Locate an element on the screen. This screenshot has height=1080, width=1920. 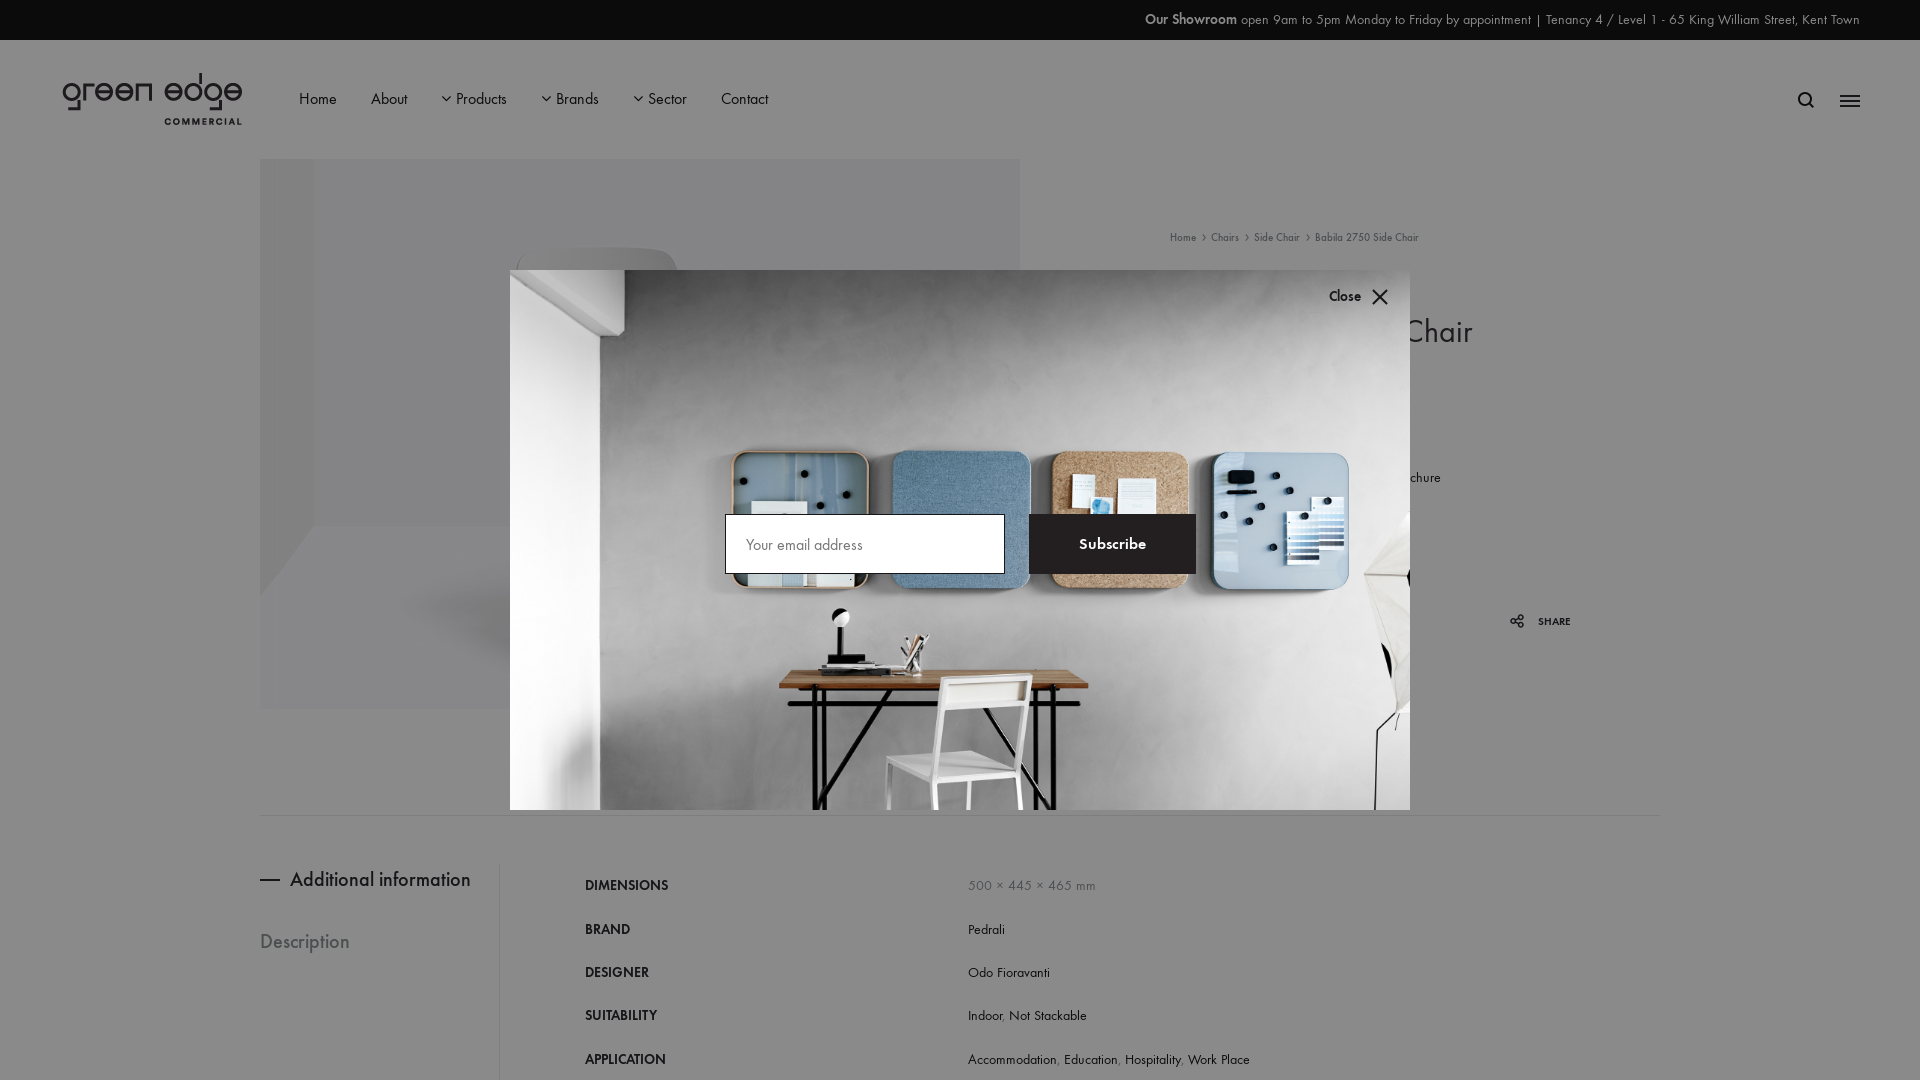
'Chairs' is located at coordinates (1209, 236).